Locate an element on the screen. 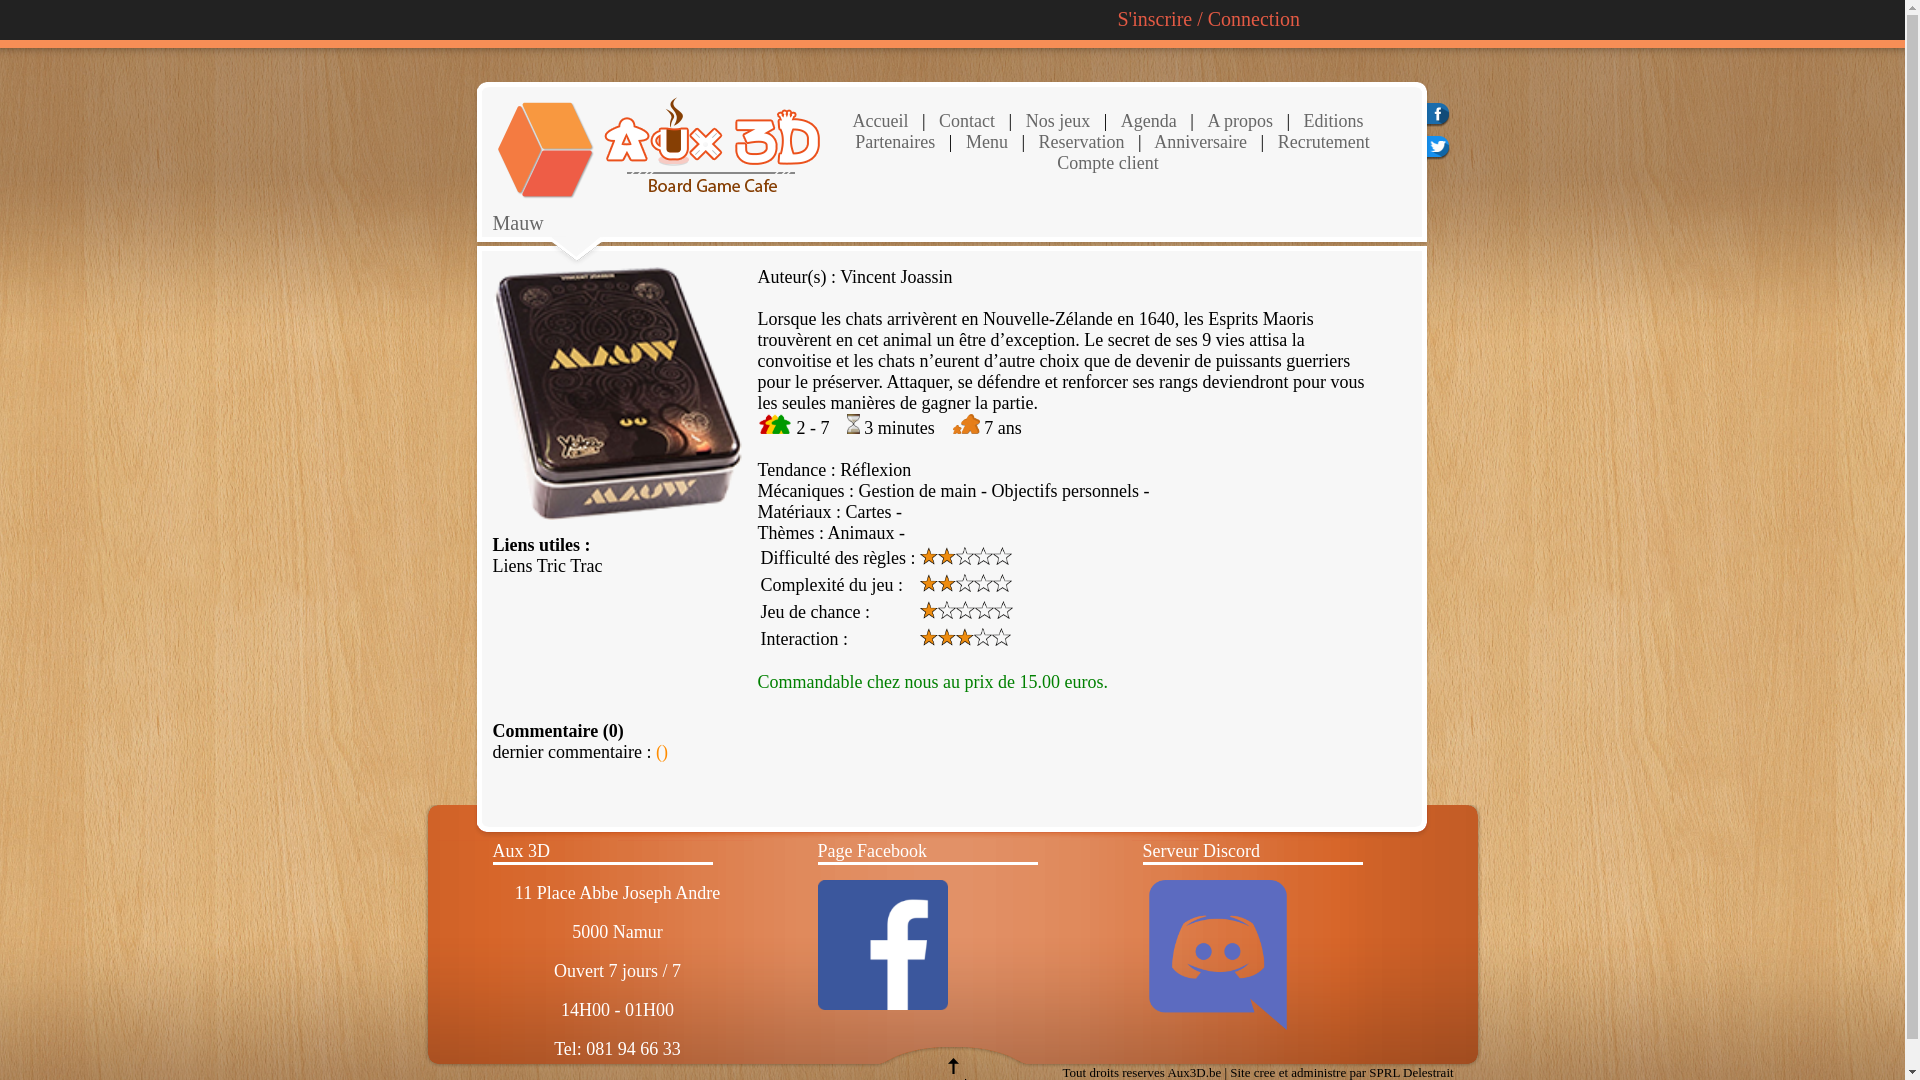 This screenshot has height=1080, width=1920. 'Compte client' is located at coordinates (1106, 161).